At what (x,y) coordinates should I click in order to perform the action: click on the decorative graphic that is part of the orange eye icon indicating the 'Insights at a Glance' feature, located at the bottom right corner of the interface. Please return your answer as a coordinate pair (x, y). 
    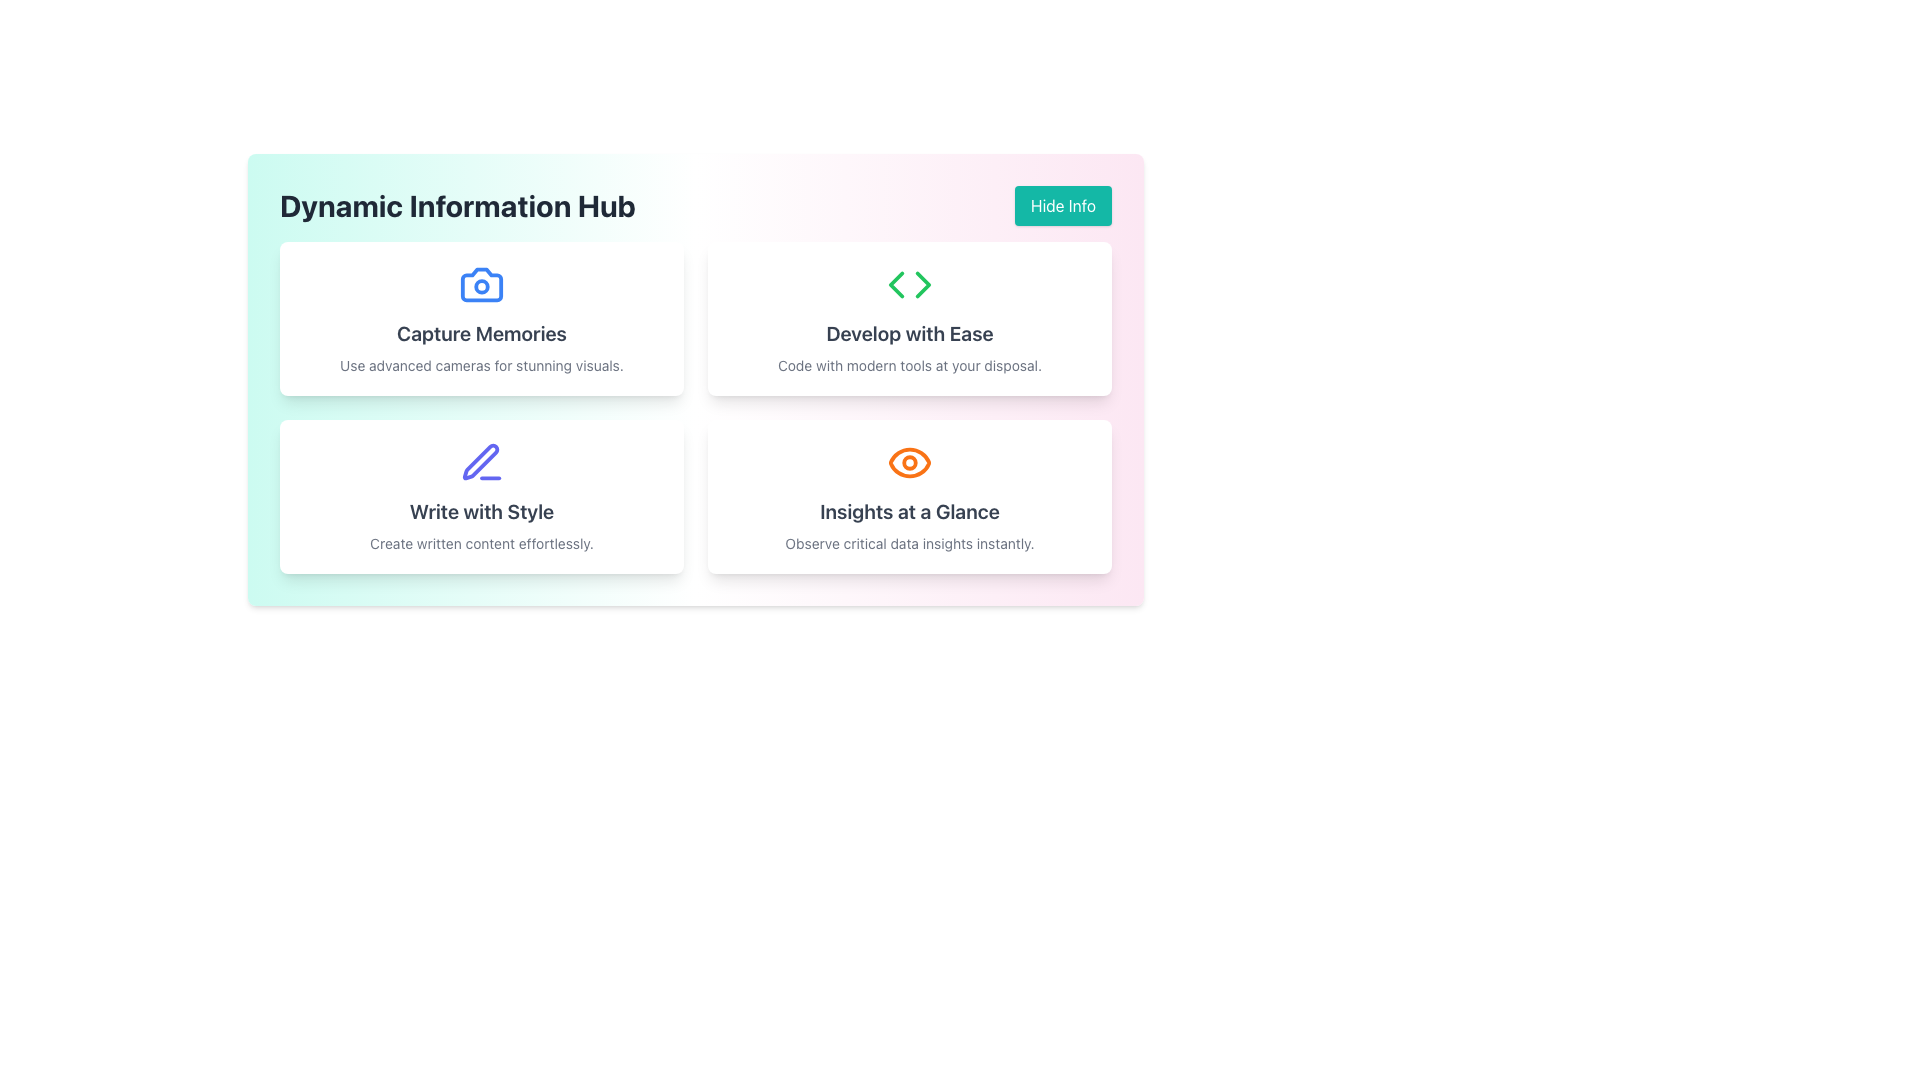
    Looking at the image, I should click on (909, 462).